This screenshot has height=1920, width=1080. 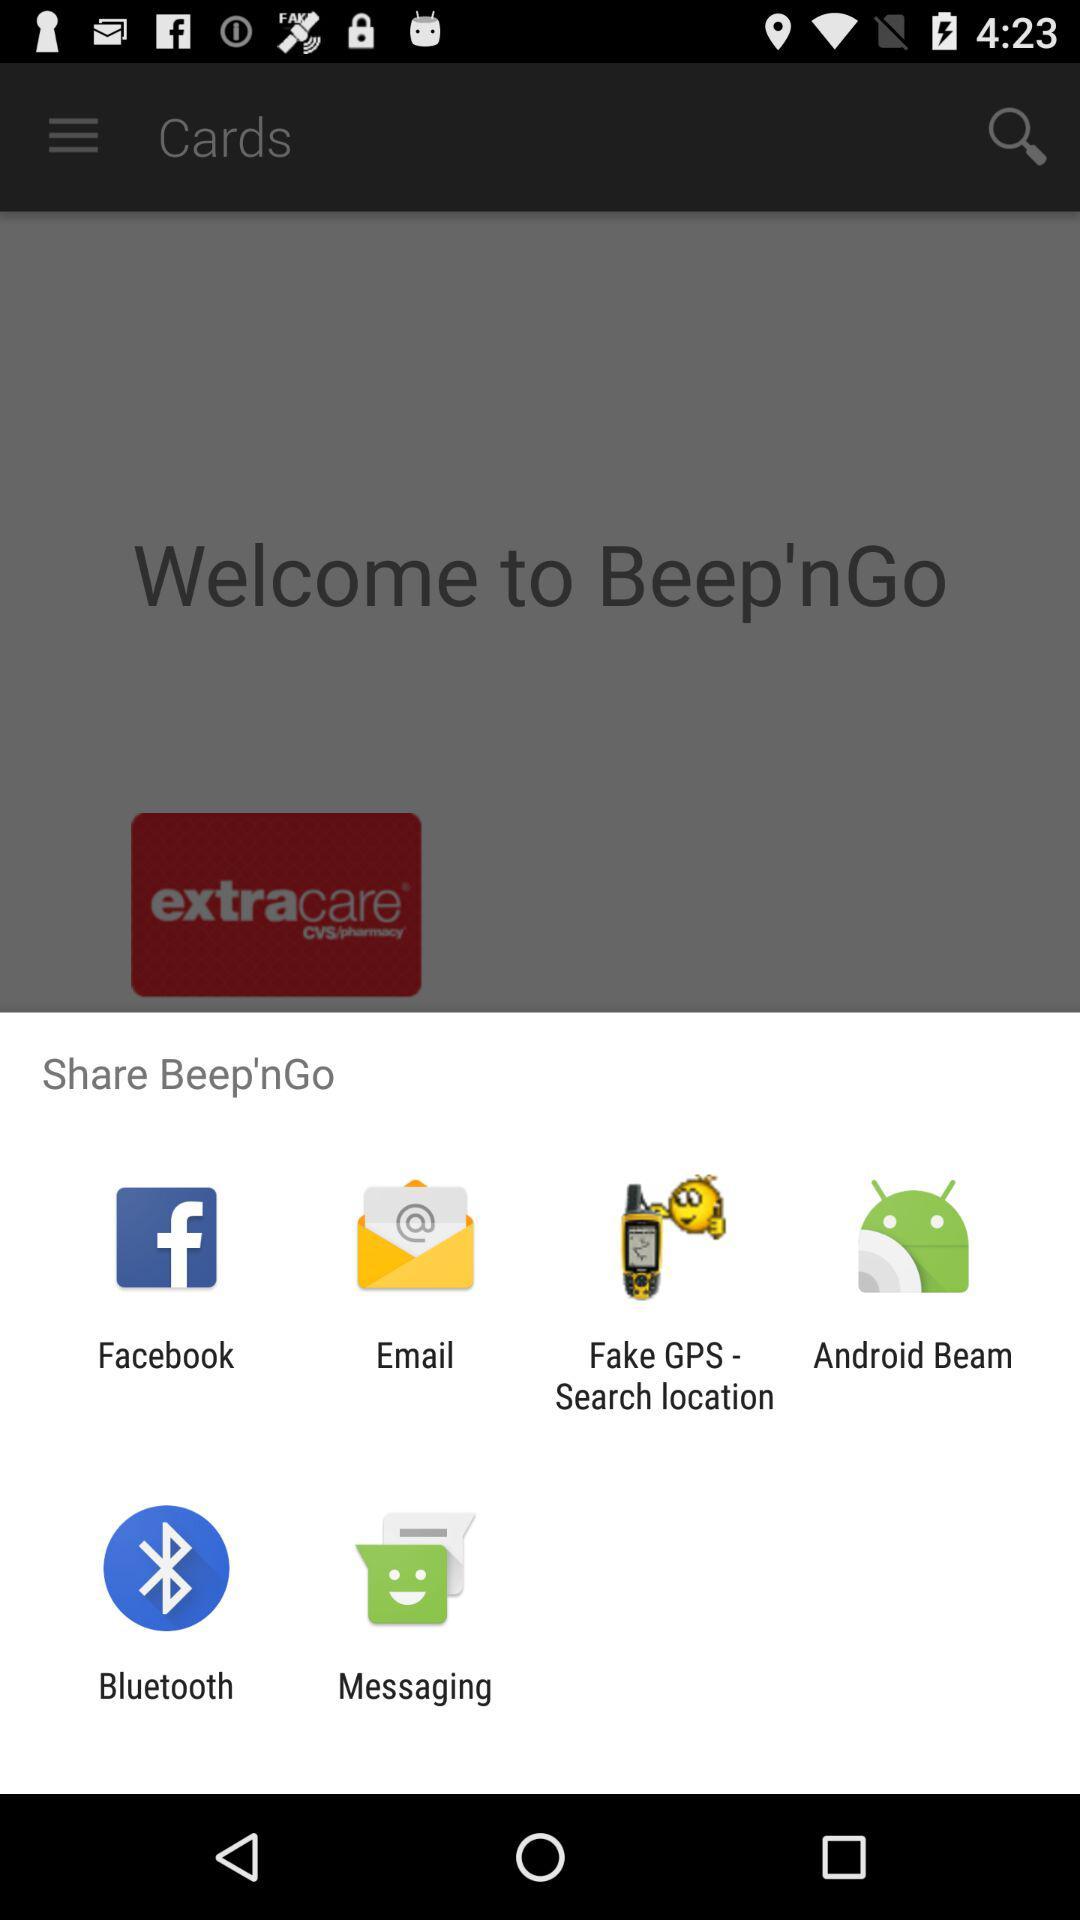 I want to click on fake gps search icon, so click(x=664, y=1374).